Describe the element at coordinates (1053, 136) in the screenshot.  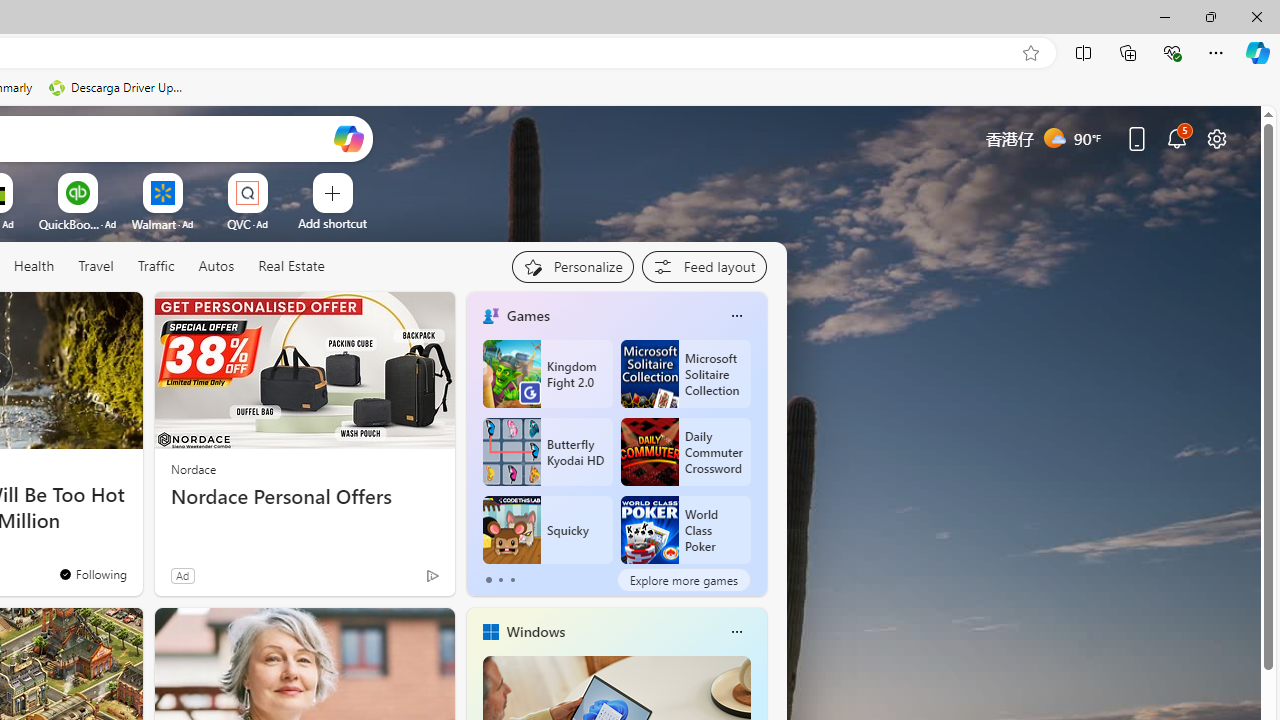
I see `'Mostly sunny'` at that location.